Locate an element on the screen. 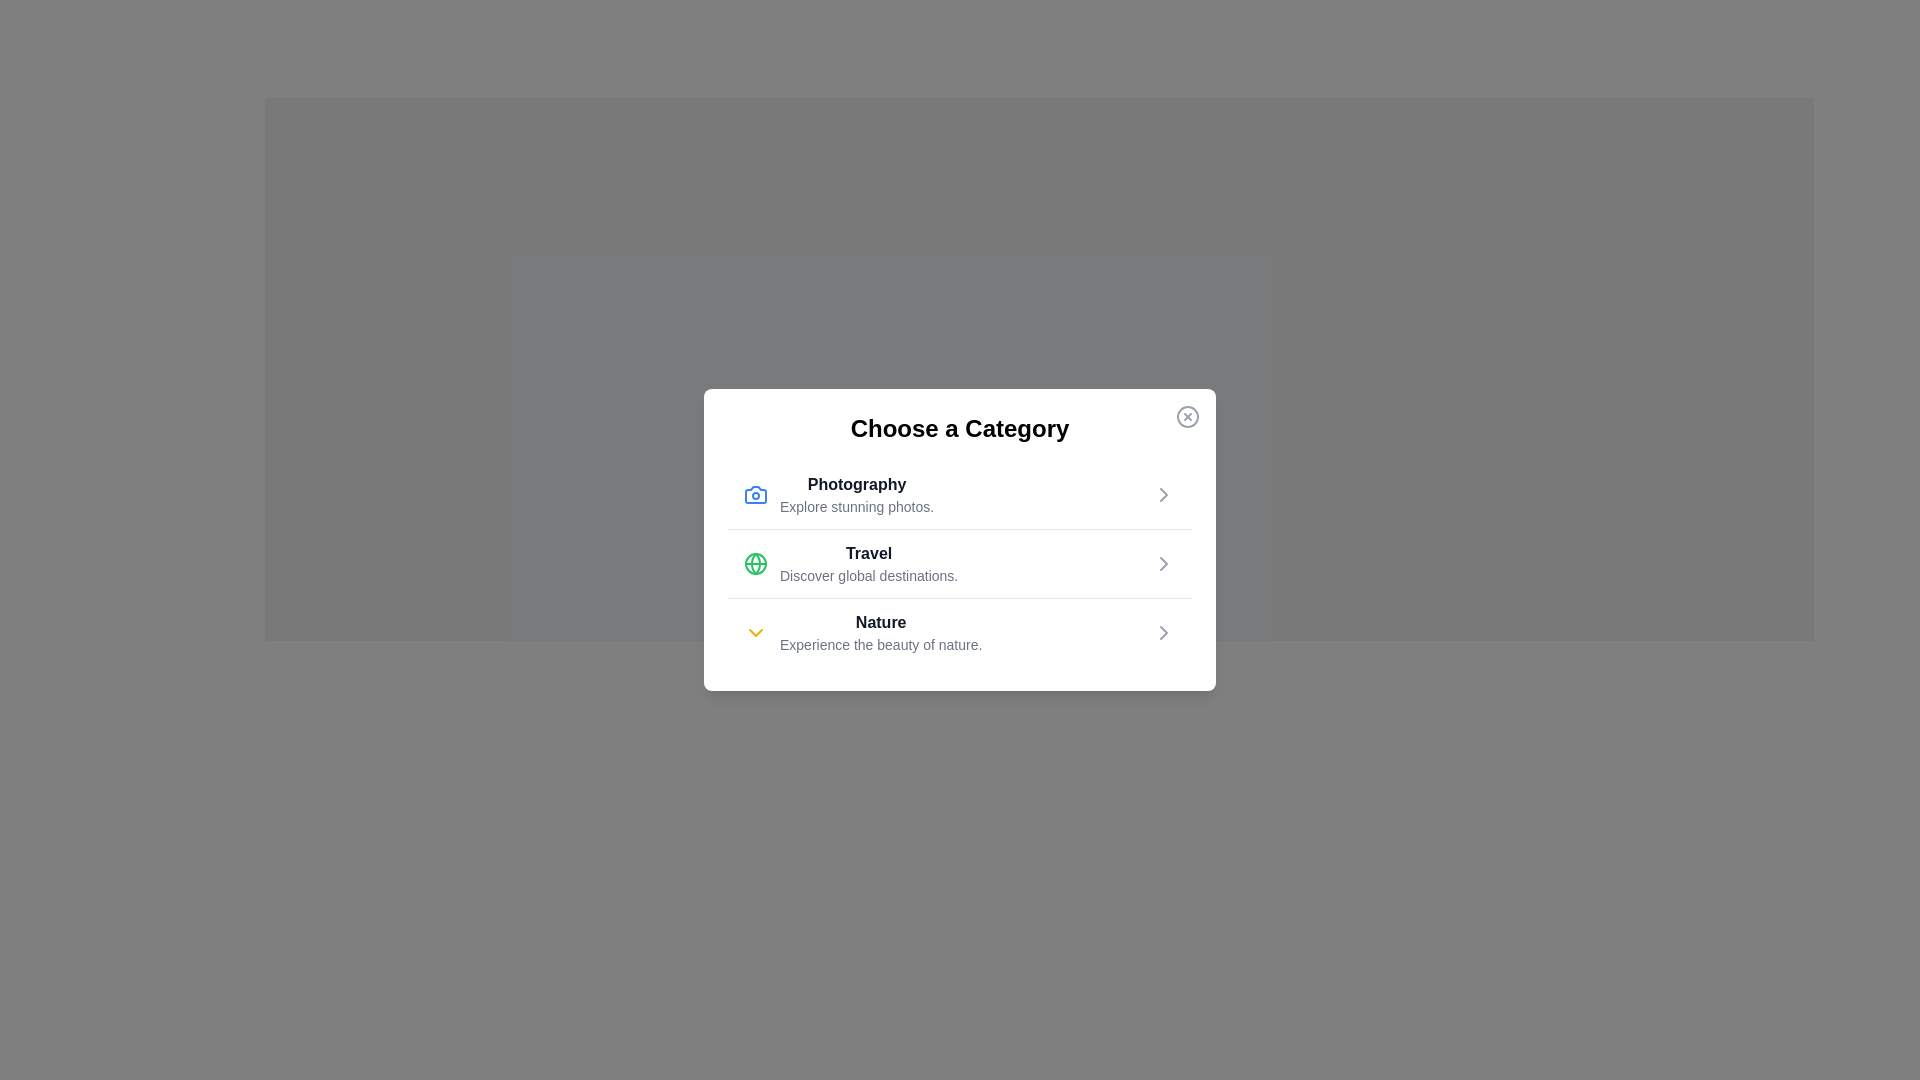 Image resolution: width=1920 pixels, height=1080 pixels. the rightward-pointing chevron icon next to the 'Travel' category in the 'Choose a Category' interface is located at coordinates (1163, 563).